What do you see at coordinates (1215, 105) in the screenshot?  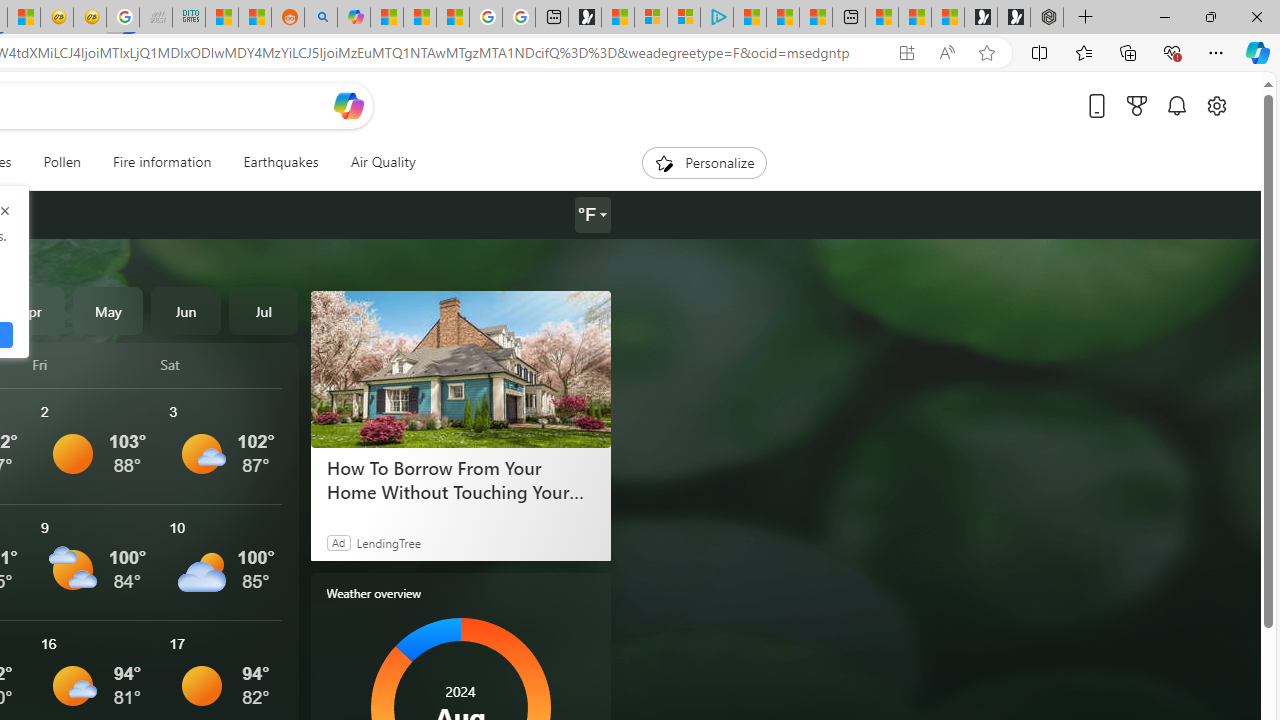 I see `'Open settings'` at bounding box center [1215, 105].